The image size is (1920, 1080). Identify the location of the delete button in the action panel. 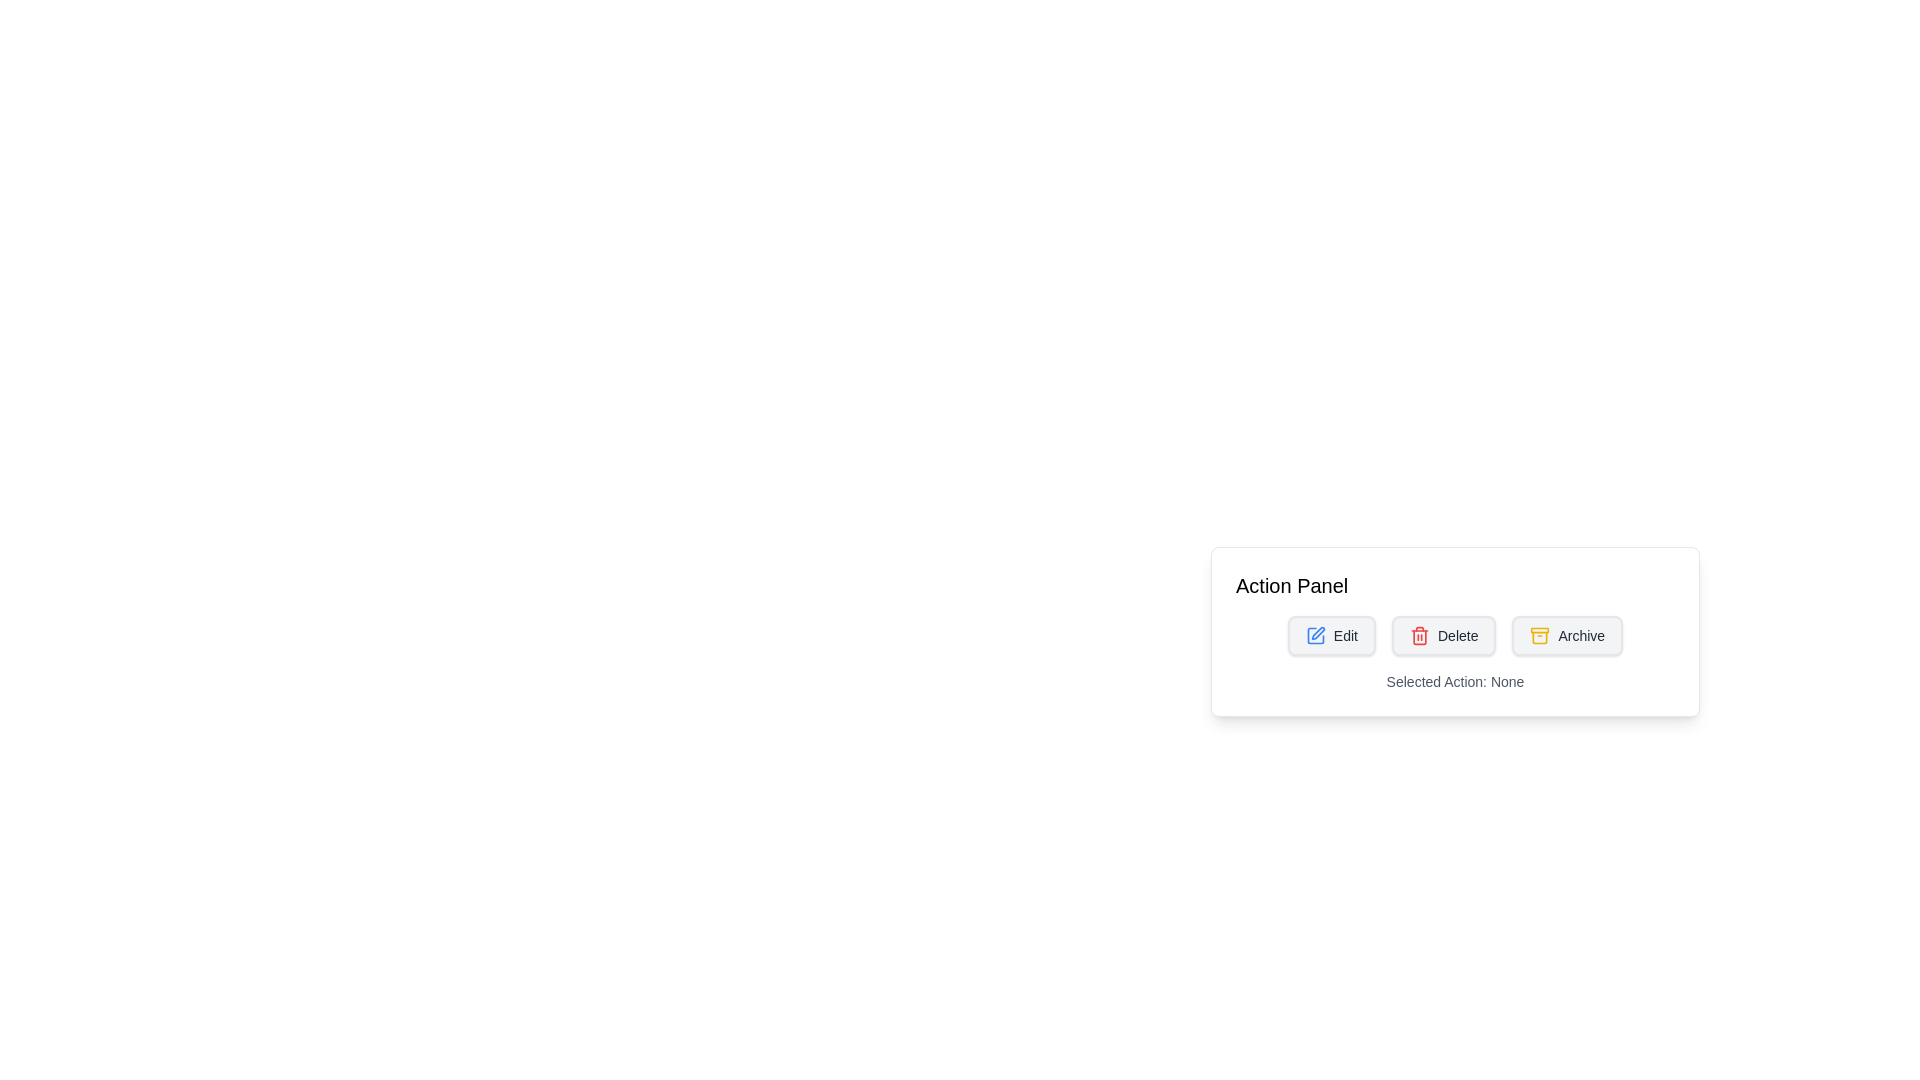
(1444, 636).